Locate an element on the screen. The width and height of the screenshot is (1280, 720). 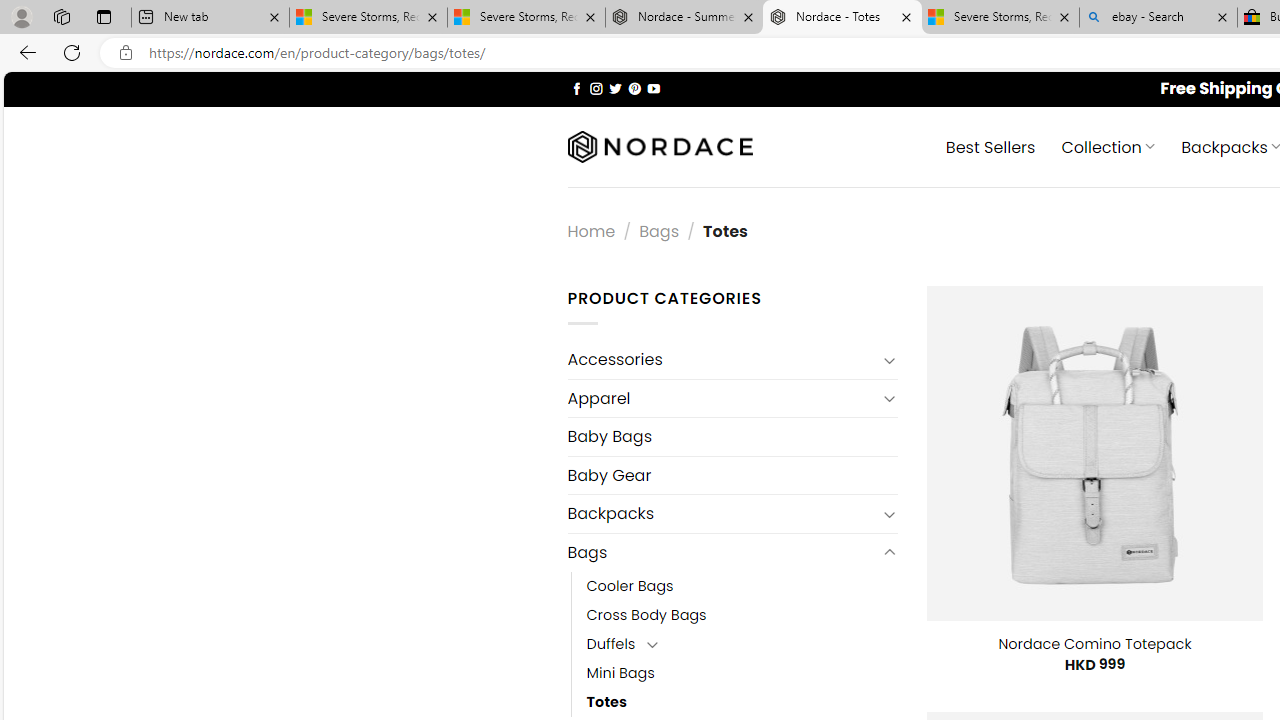
'Mini Bags' is located at coordinates (619, 673).